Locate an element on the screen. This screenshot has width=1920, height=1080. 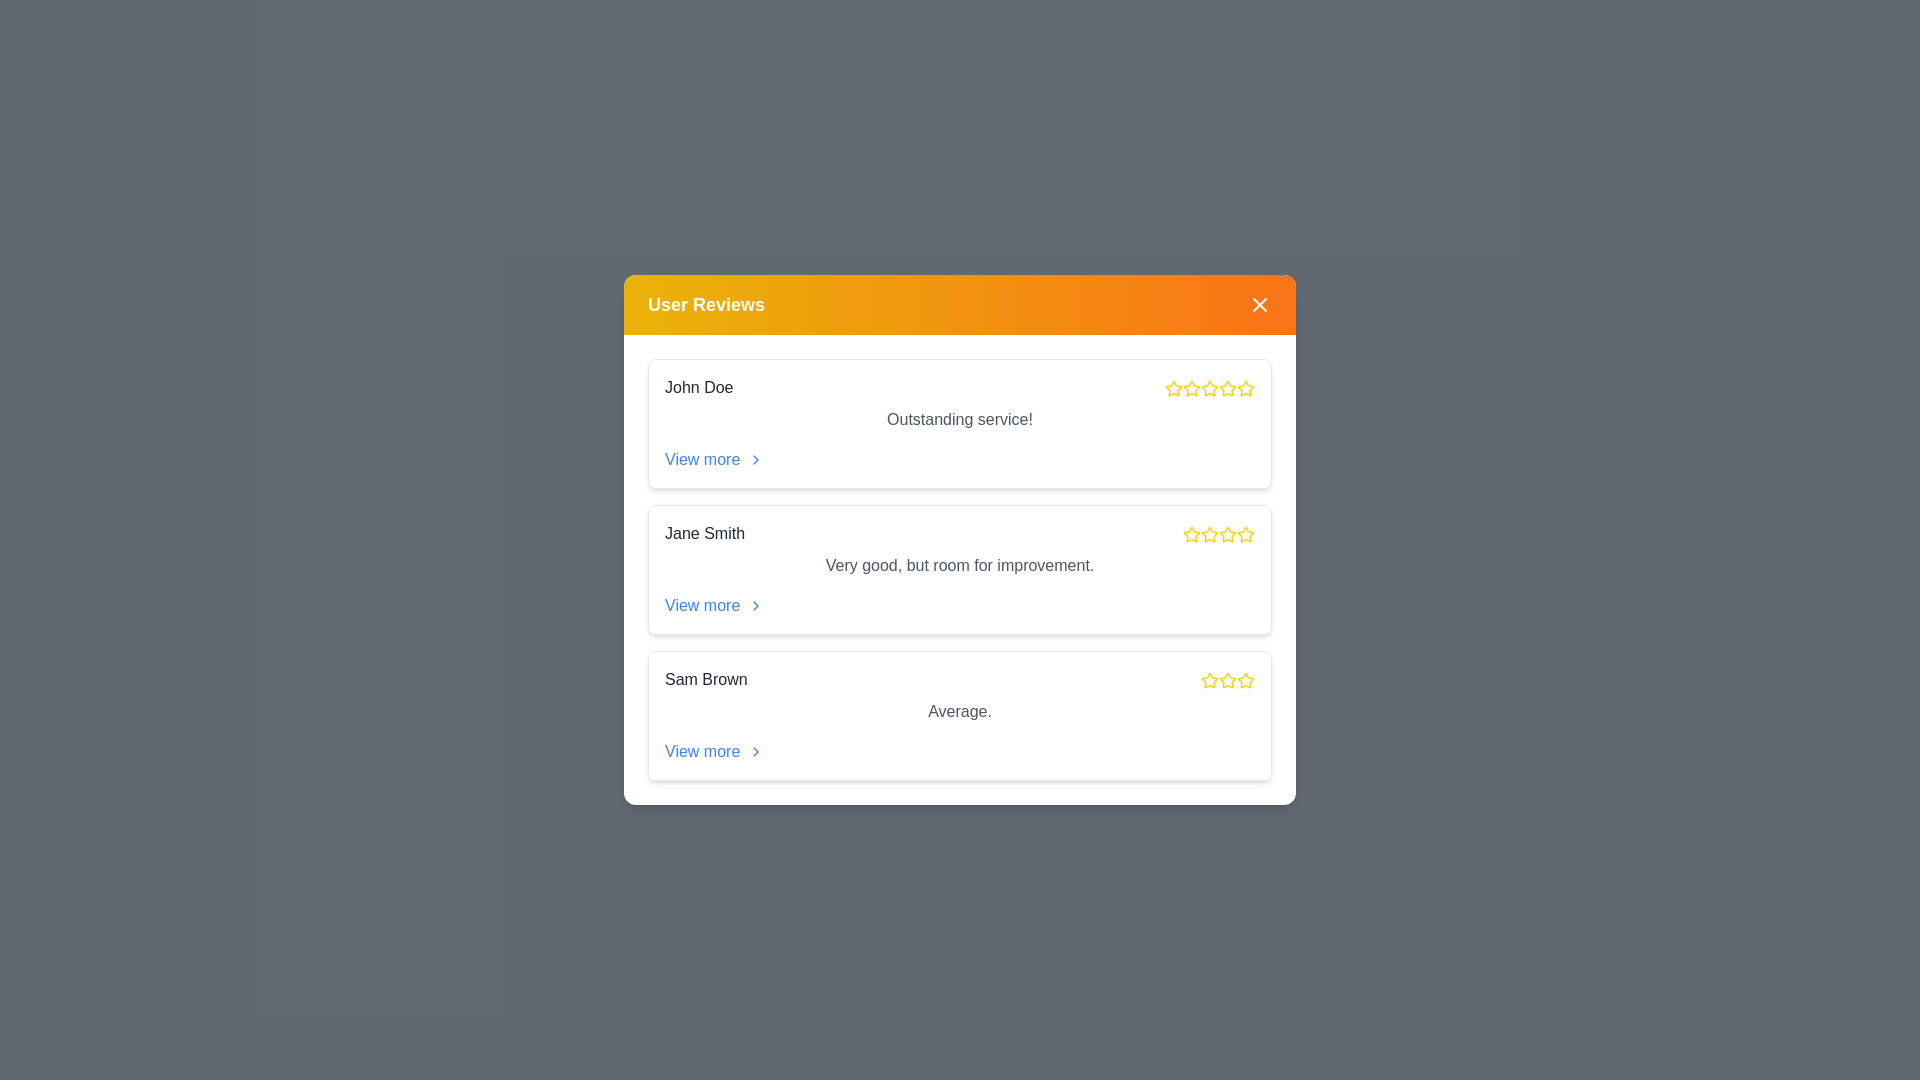
'View more' link for the review of John Doe is located at coordinates (714, 459).